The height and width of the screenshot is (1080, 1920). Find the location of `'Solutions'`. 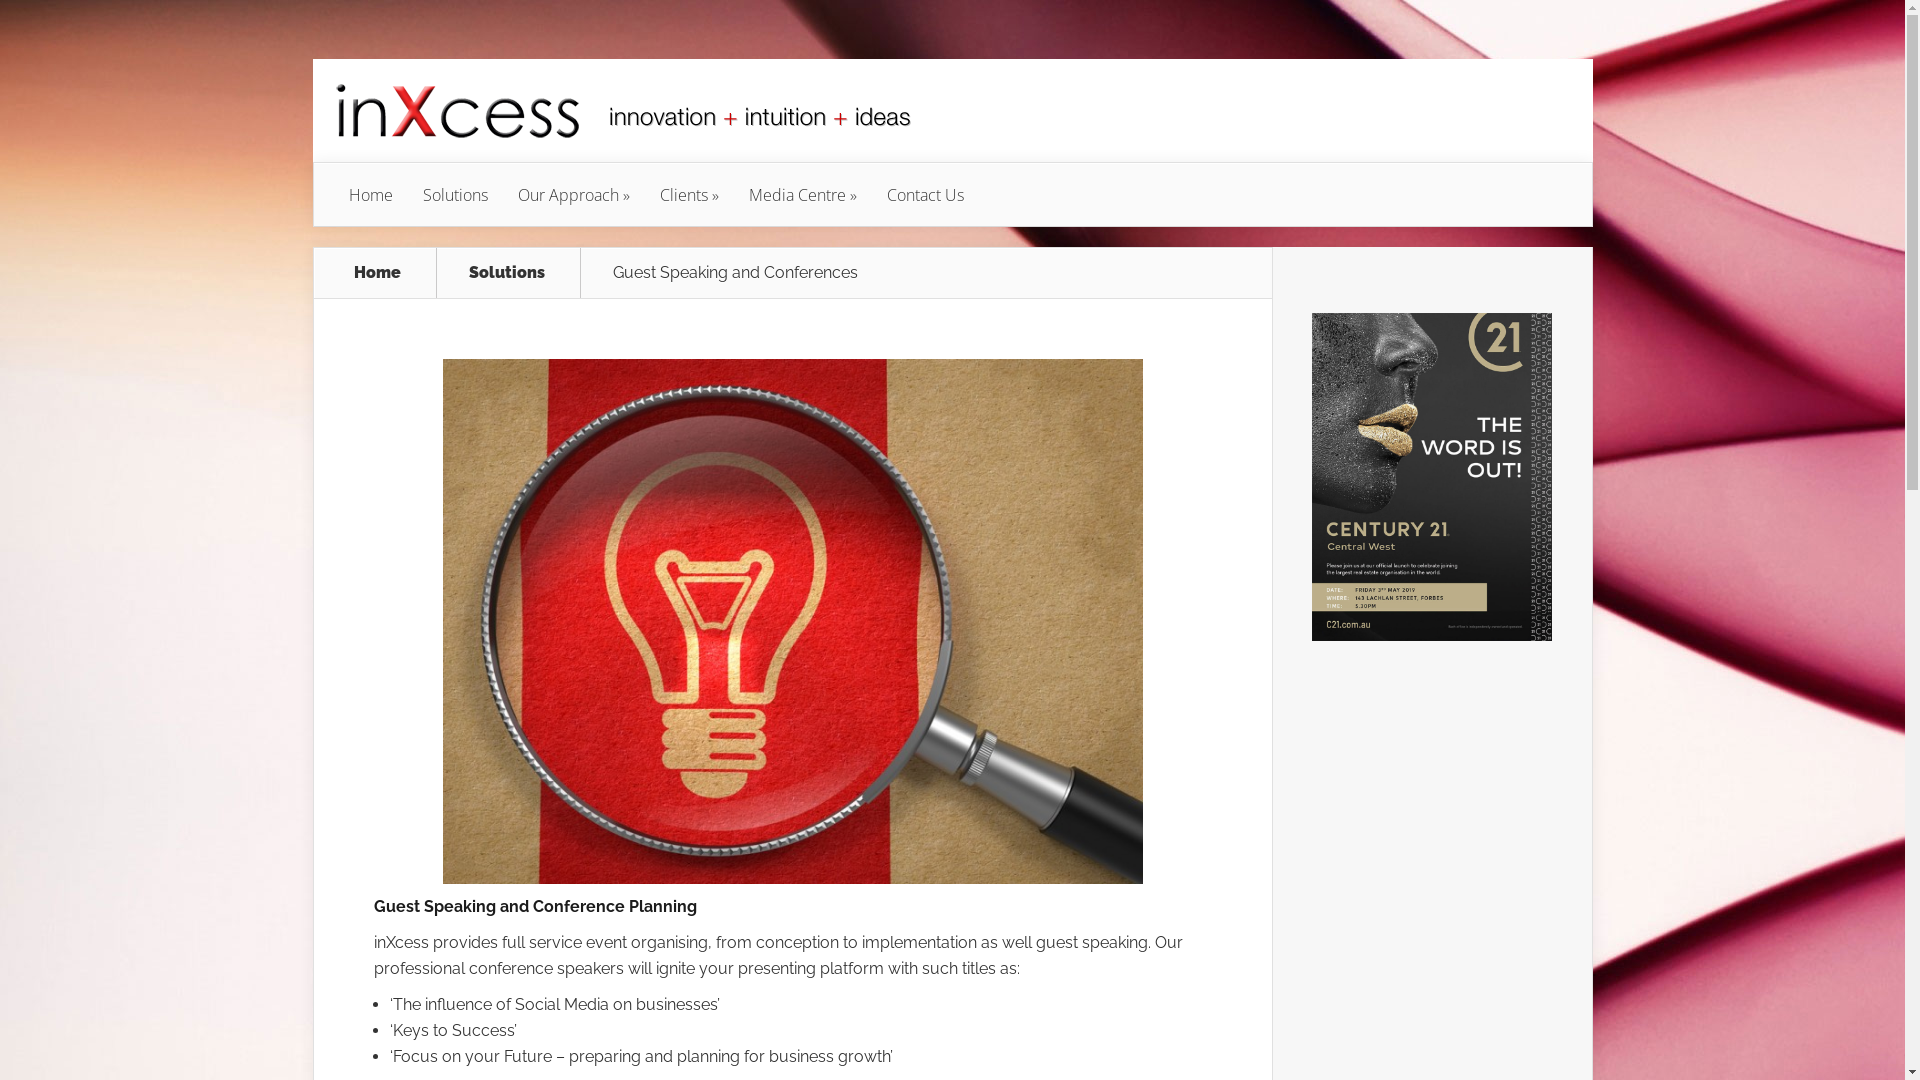

'Solutions' is located at coordinates (454, 195).